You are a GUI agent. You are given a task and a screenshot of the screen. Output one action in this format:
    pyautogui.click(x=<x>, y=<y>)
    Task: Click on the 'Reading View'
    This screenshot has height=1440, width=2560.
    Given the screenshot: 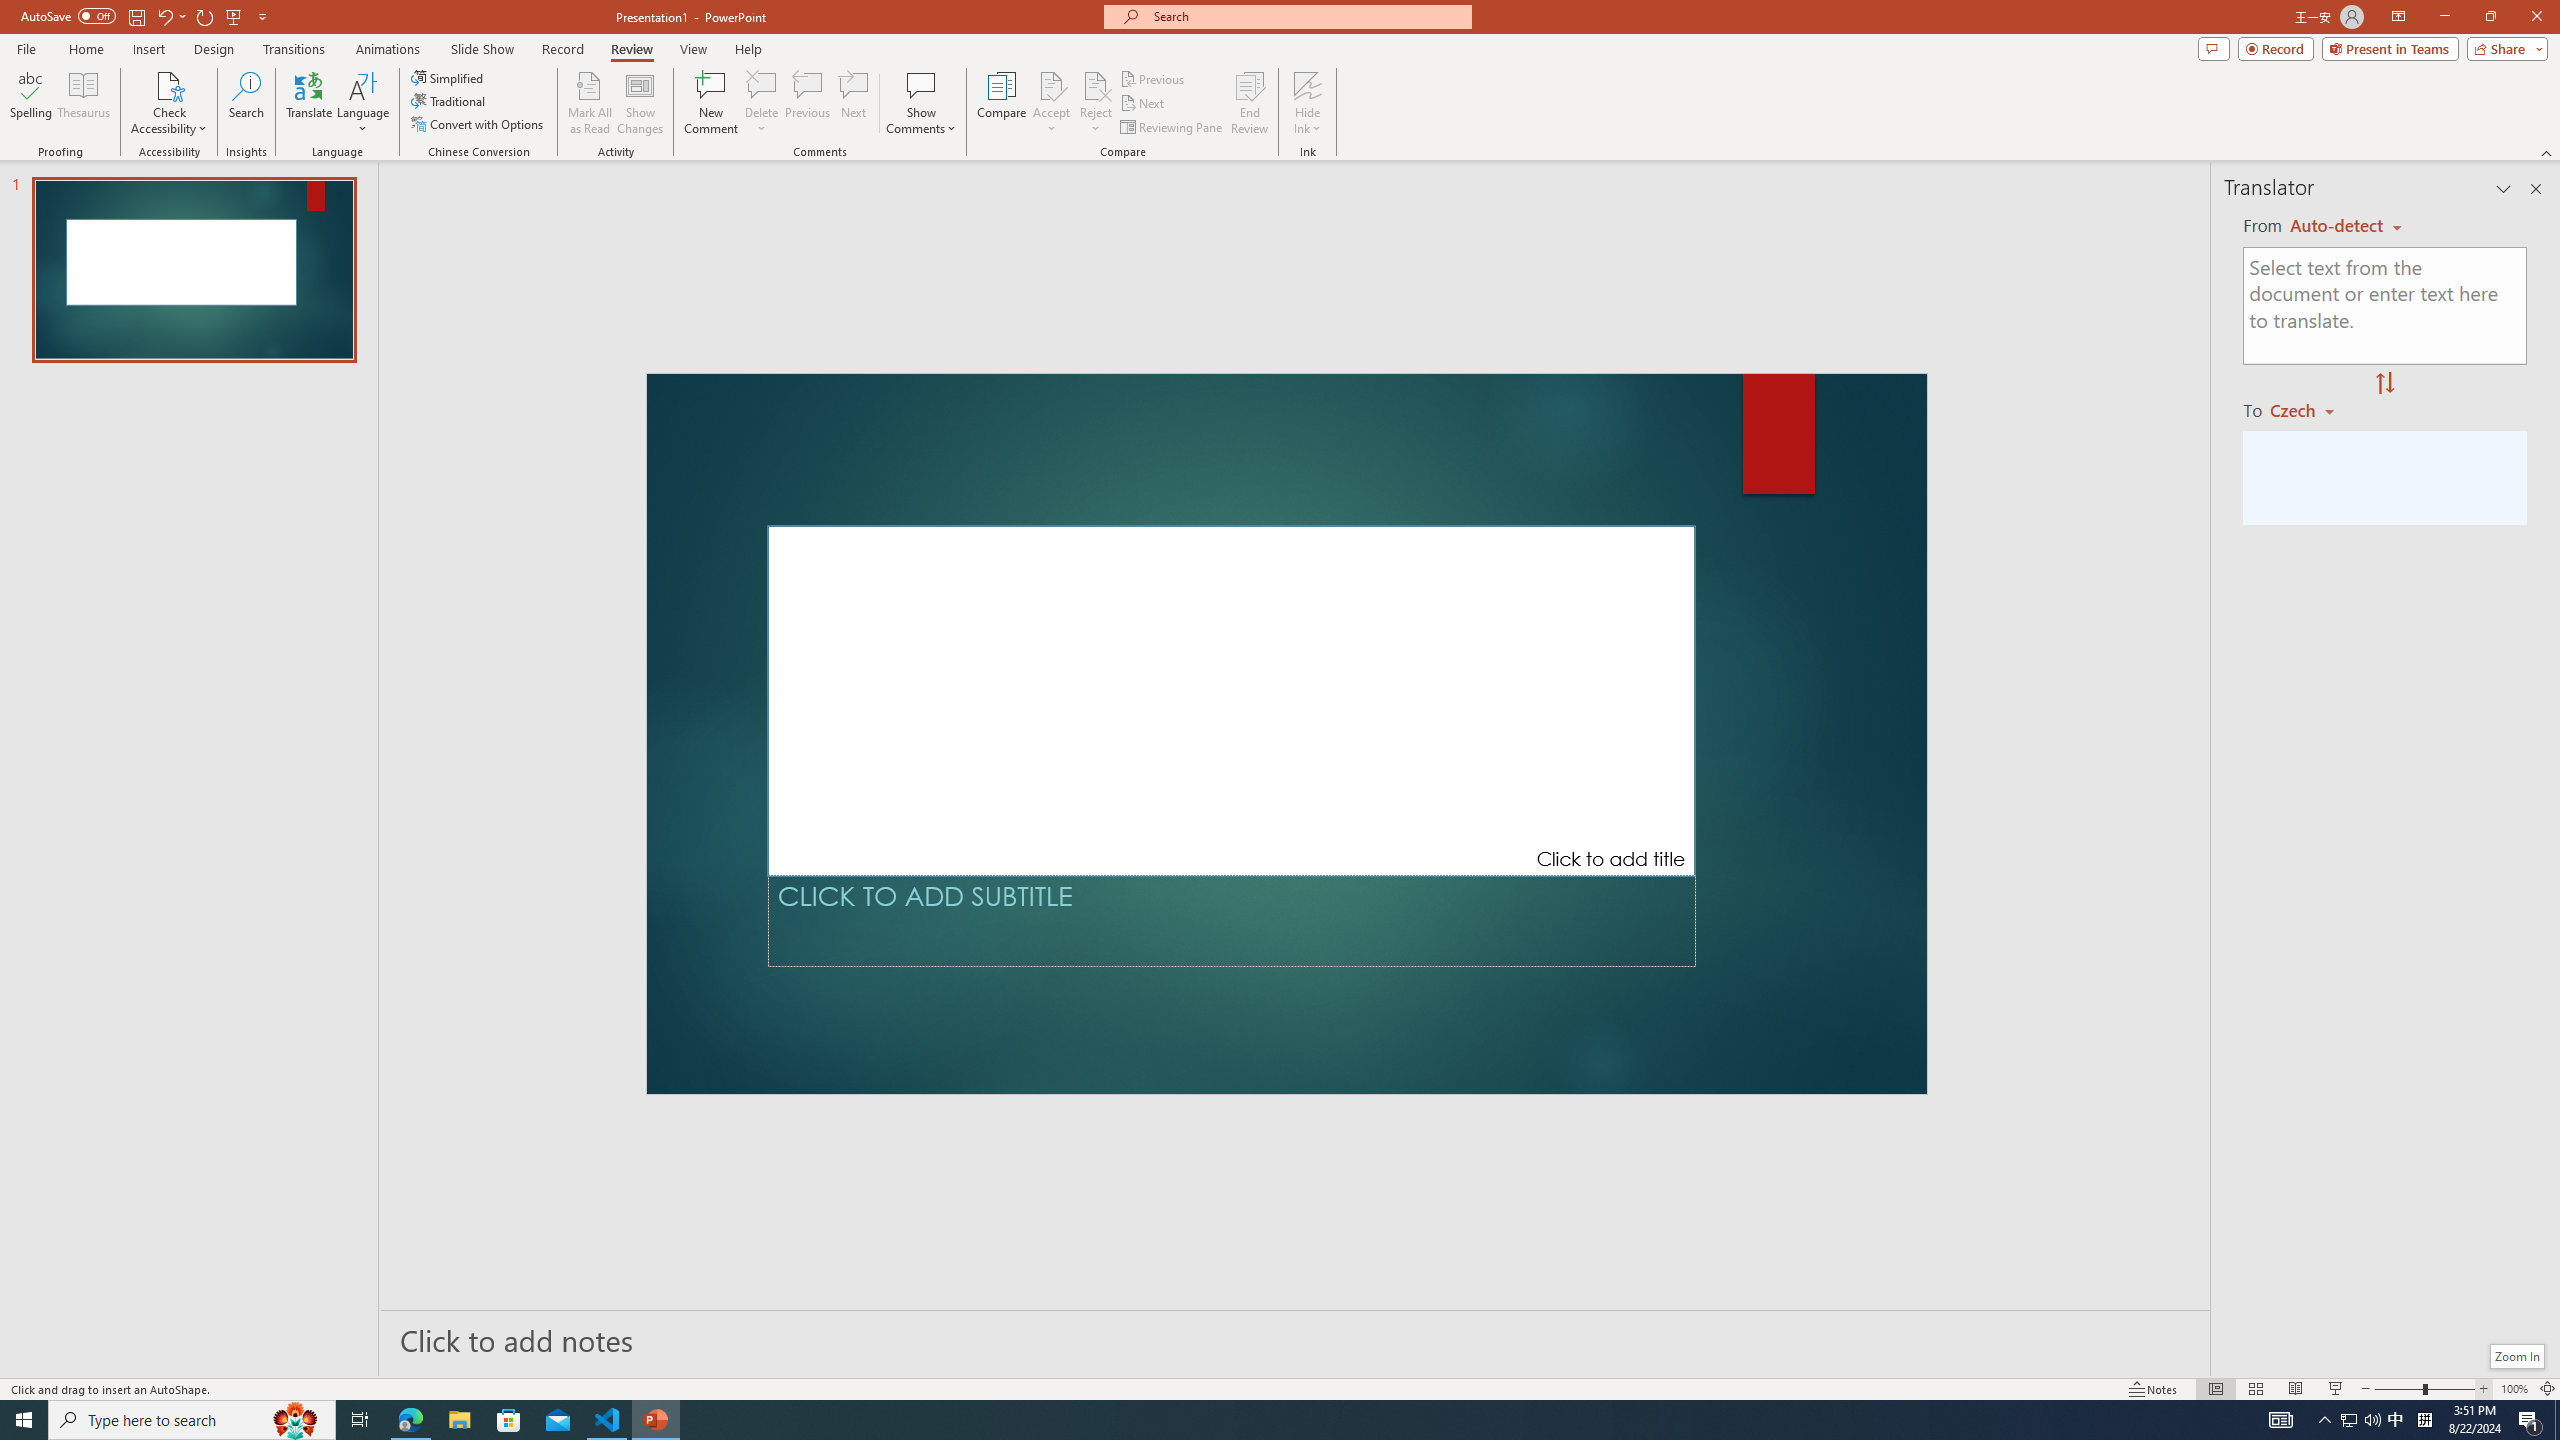 What is the action you would take?
    pyautogui.click(x=2295, y=1389)
    